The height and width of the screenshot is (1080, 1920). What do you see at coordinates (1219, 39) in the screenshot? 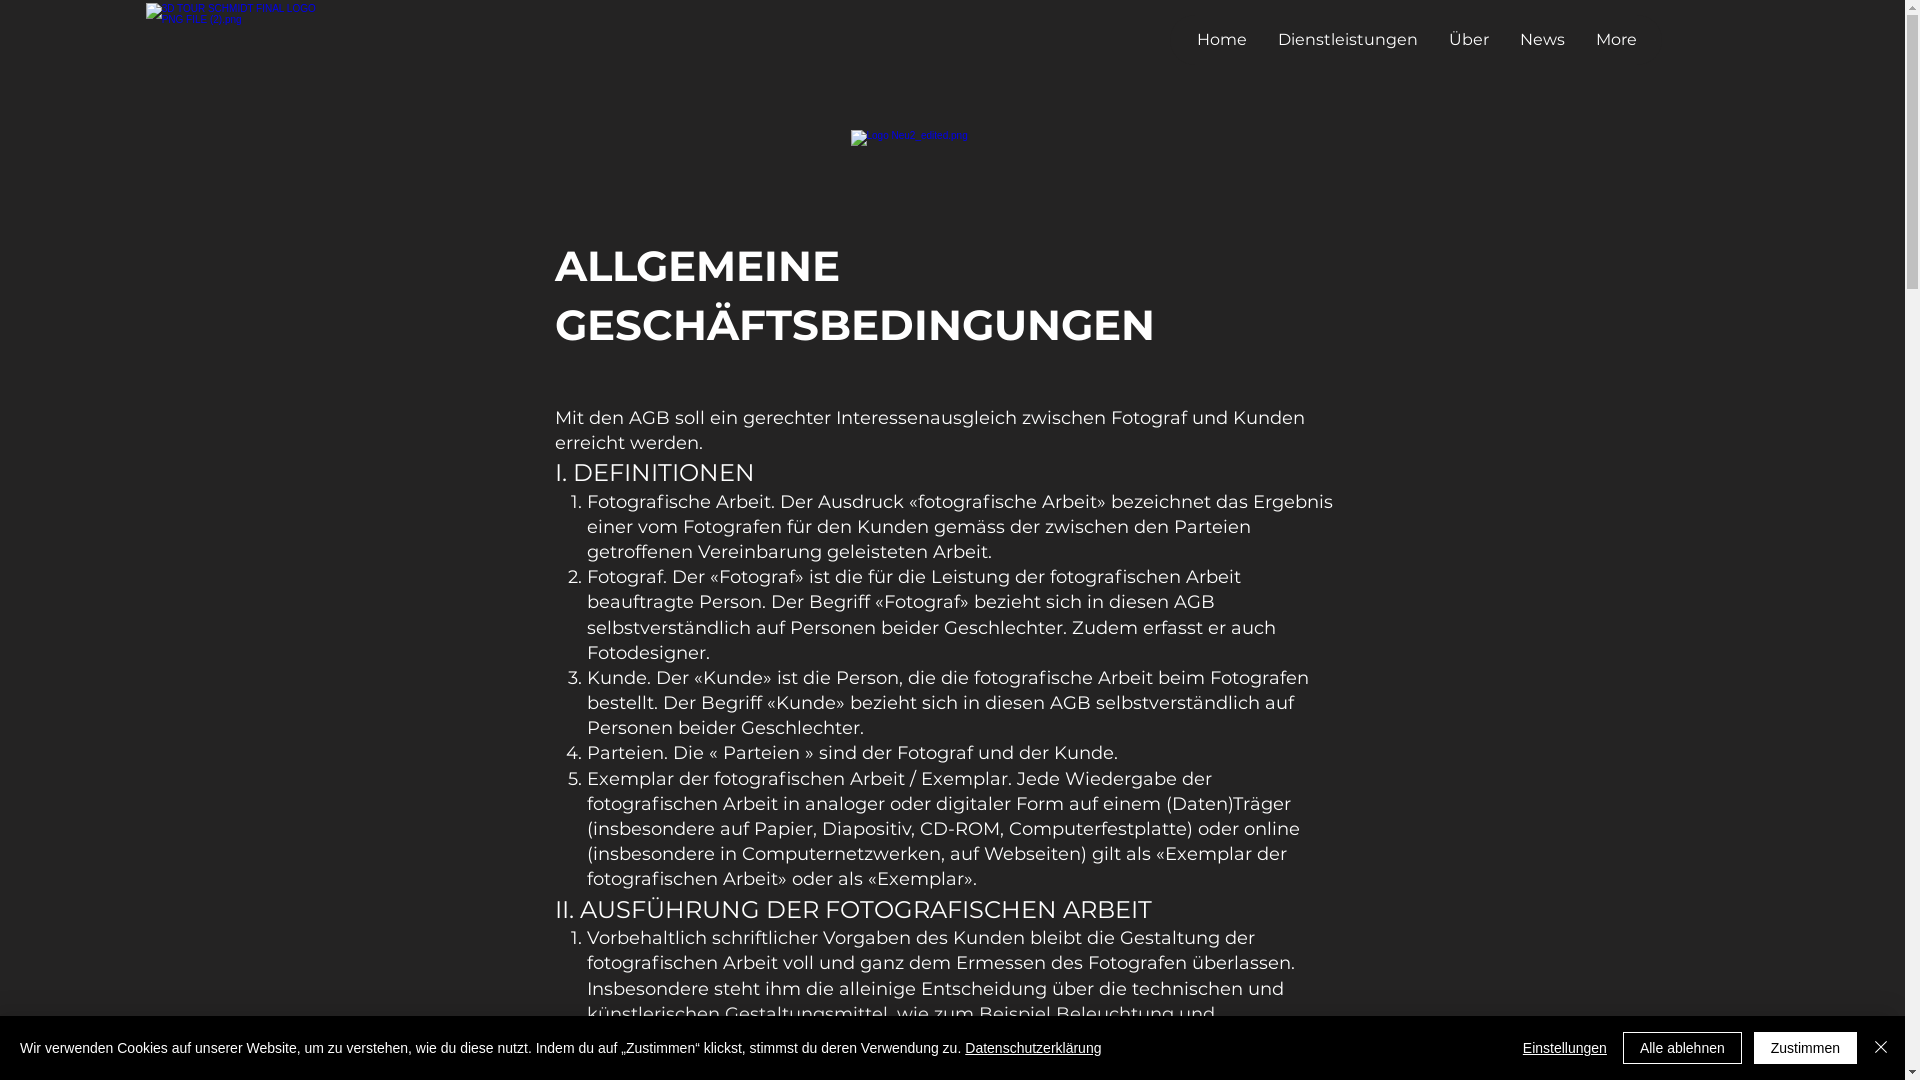
I see `'Home'` at bounding box center [1219, 39].